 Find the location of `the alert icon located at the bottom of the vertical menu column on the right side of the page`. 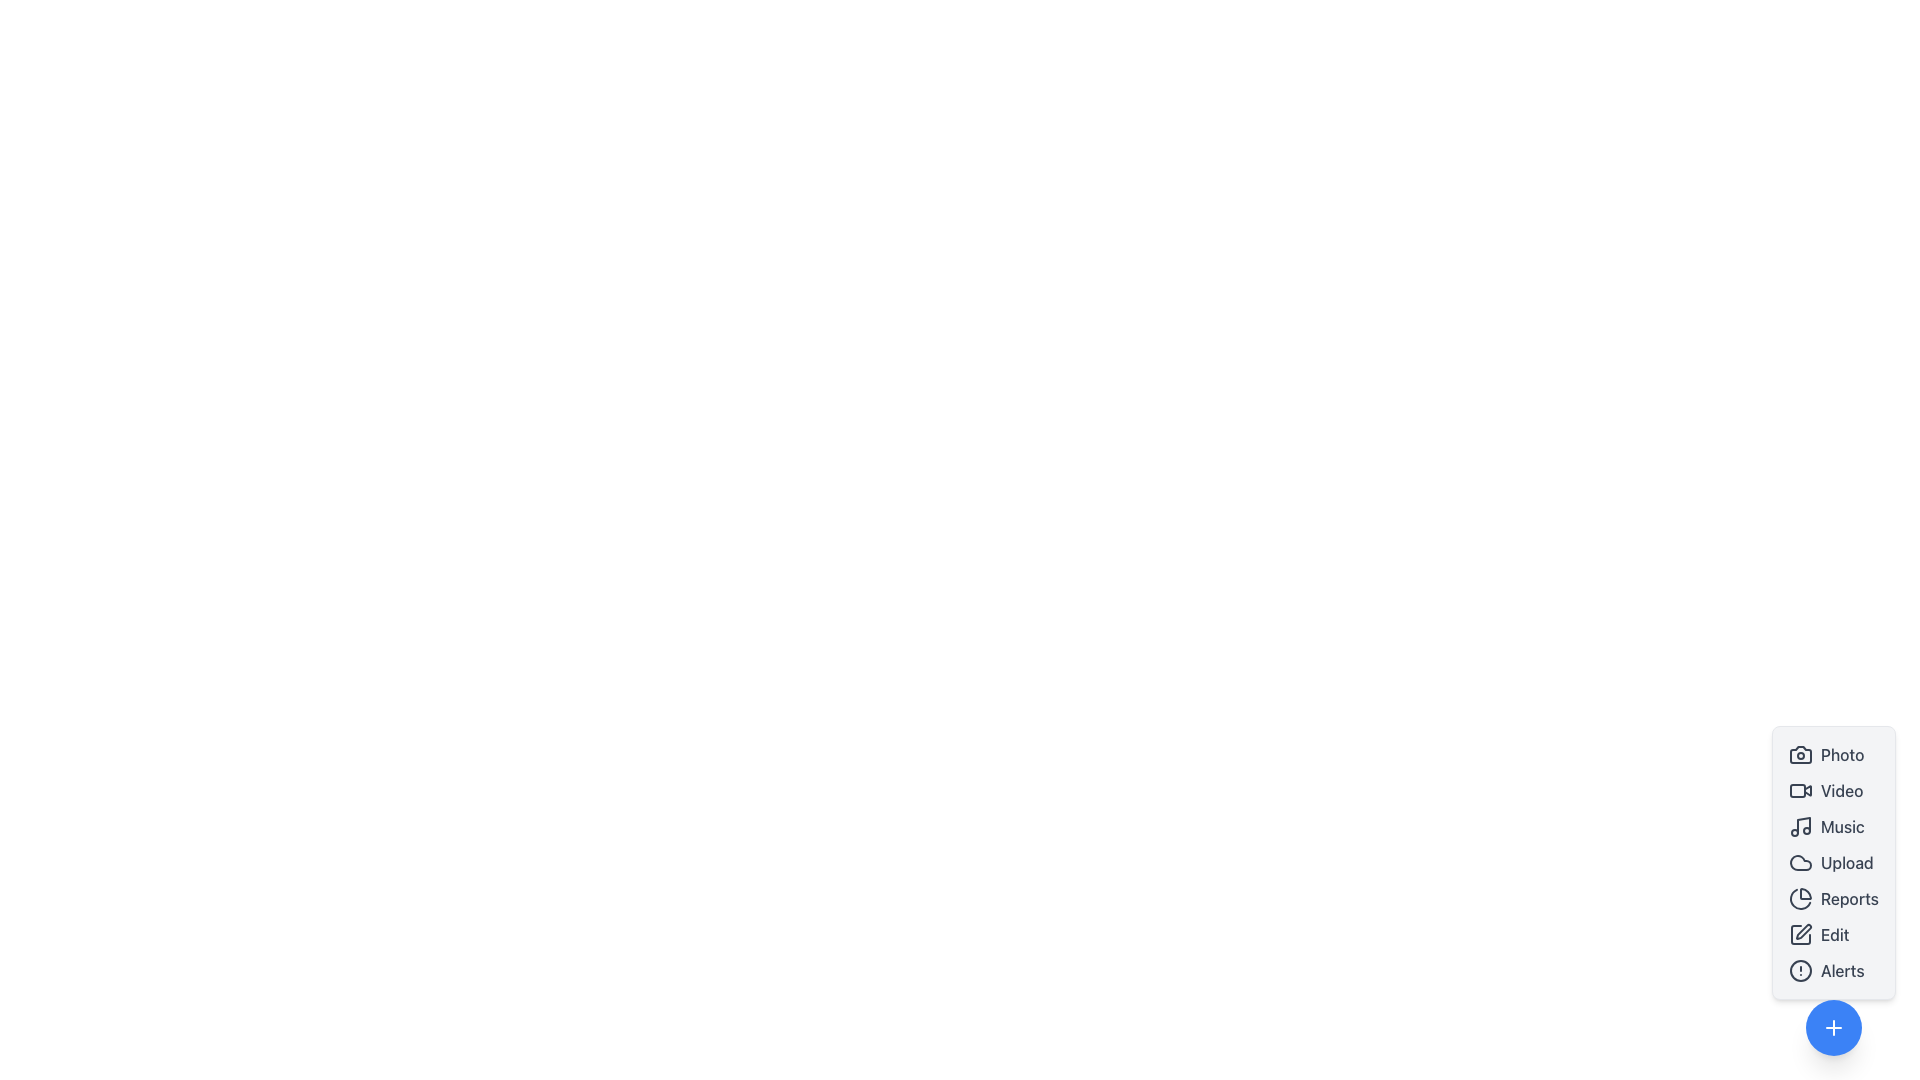

the alert icon located at the bottom of the vertical menu column on the right side of the page is located at coordinates (1800, 970).